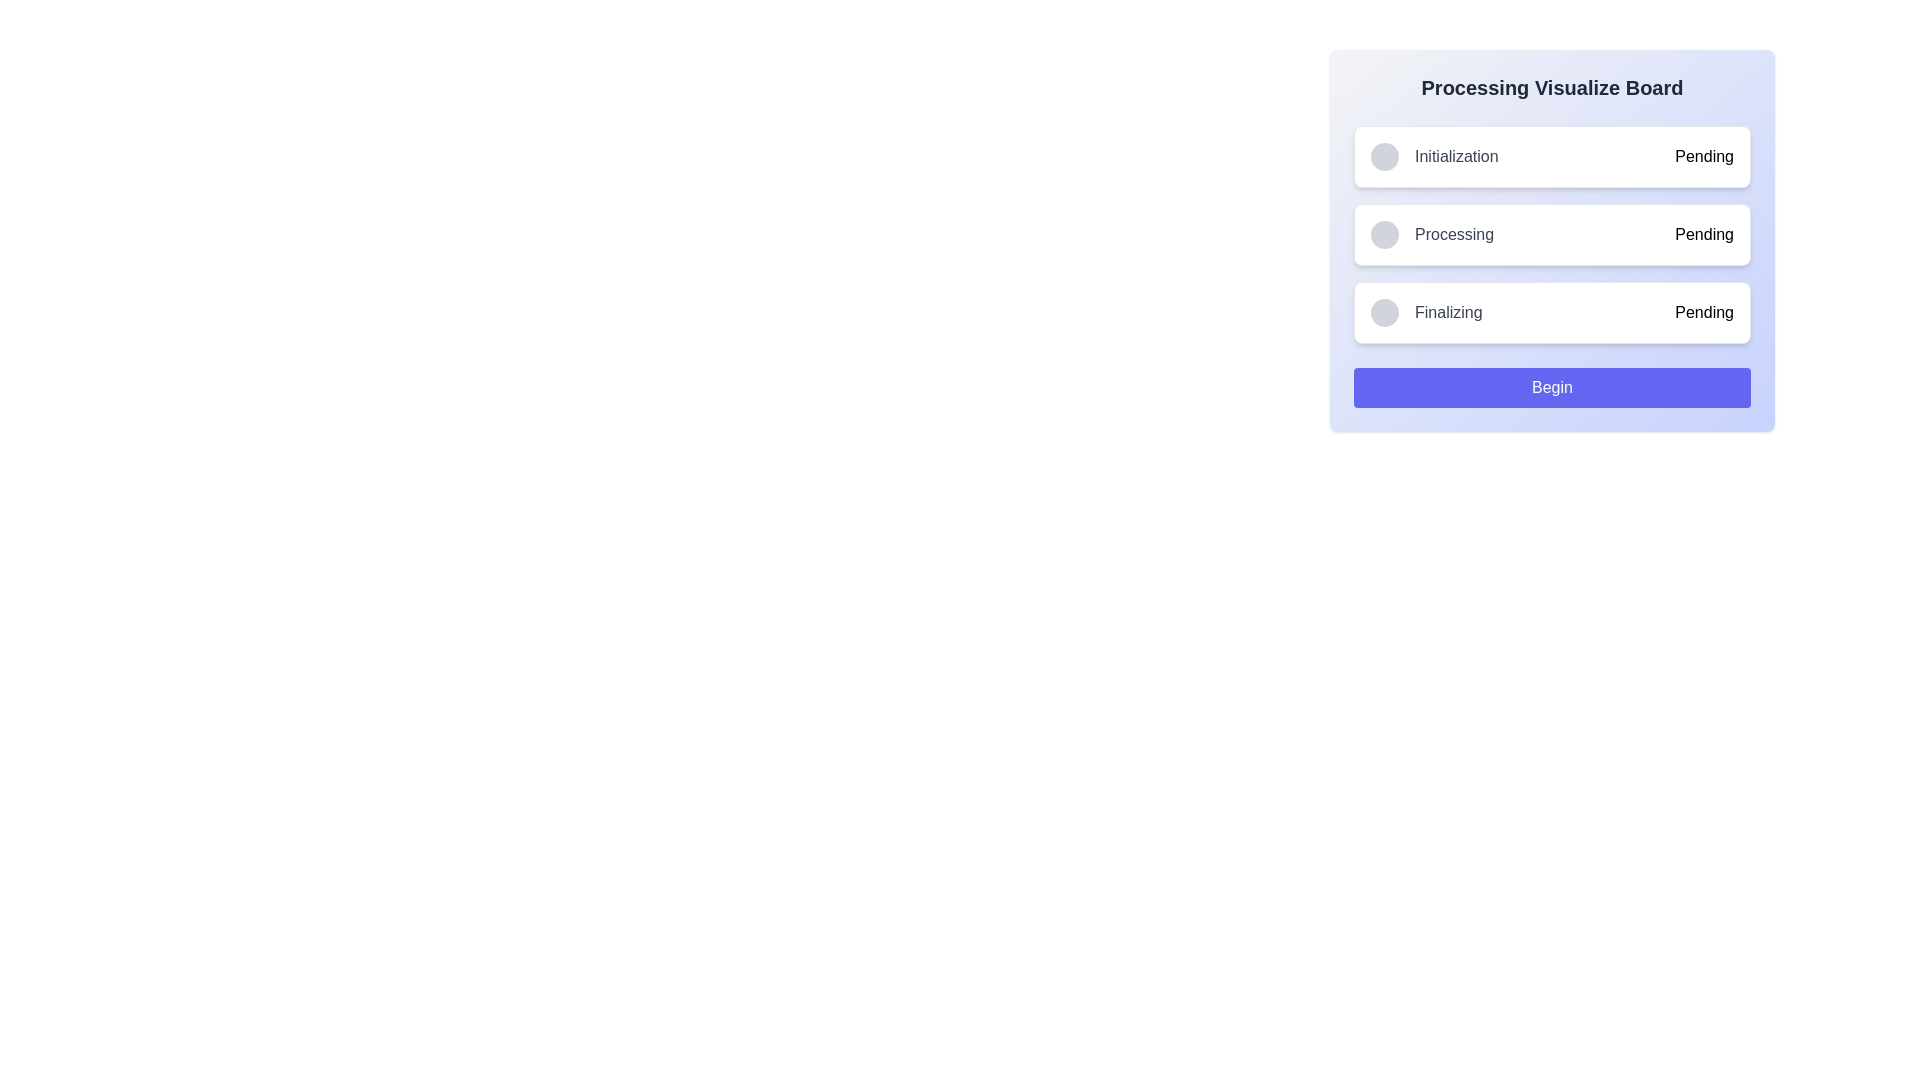 The height and width of the screenshot is (1080, 1920). I want to click on the 'Processing' text label, which is the second entry in a vertical list of rows, displayed in gray color and medium-sized font, with a circular icon on its left, so click(1454, 234).